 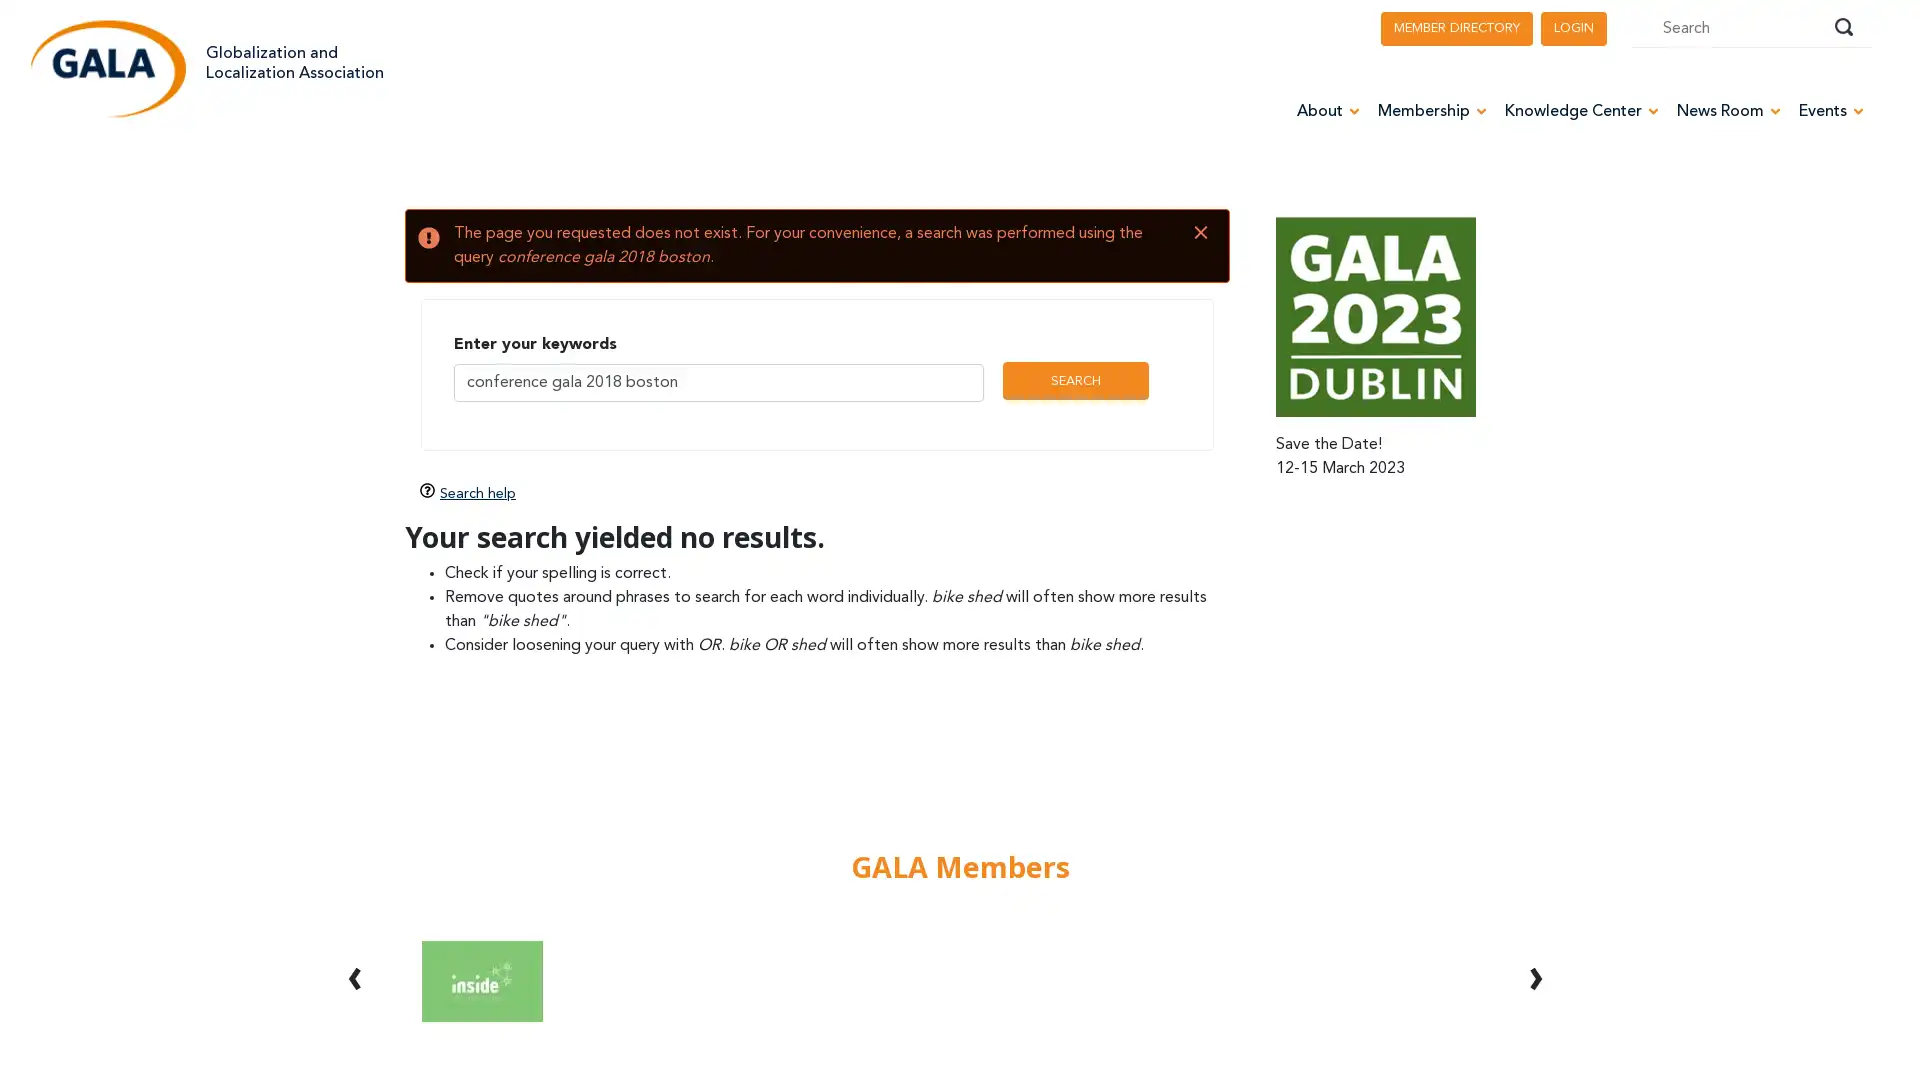 I want to click on Next, so click(x=1534, y=955).